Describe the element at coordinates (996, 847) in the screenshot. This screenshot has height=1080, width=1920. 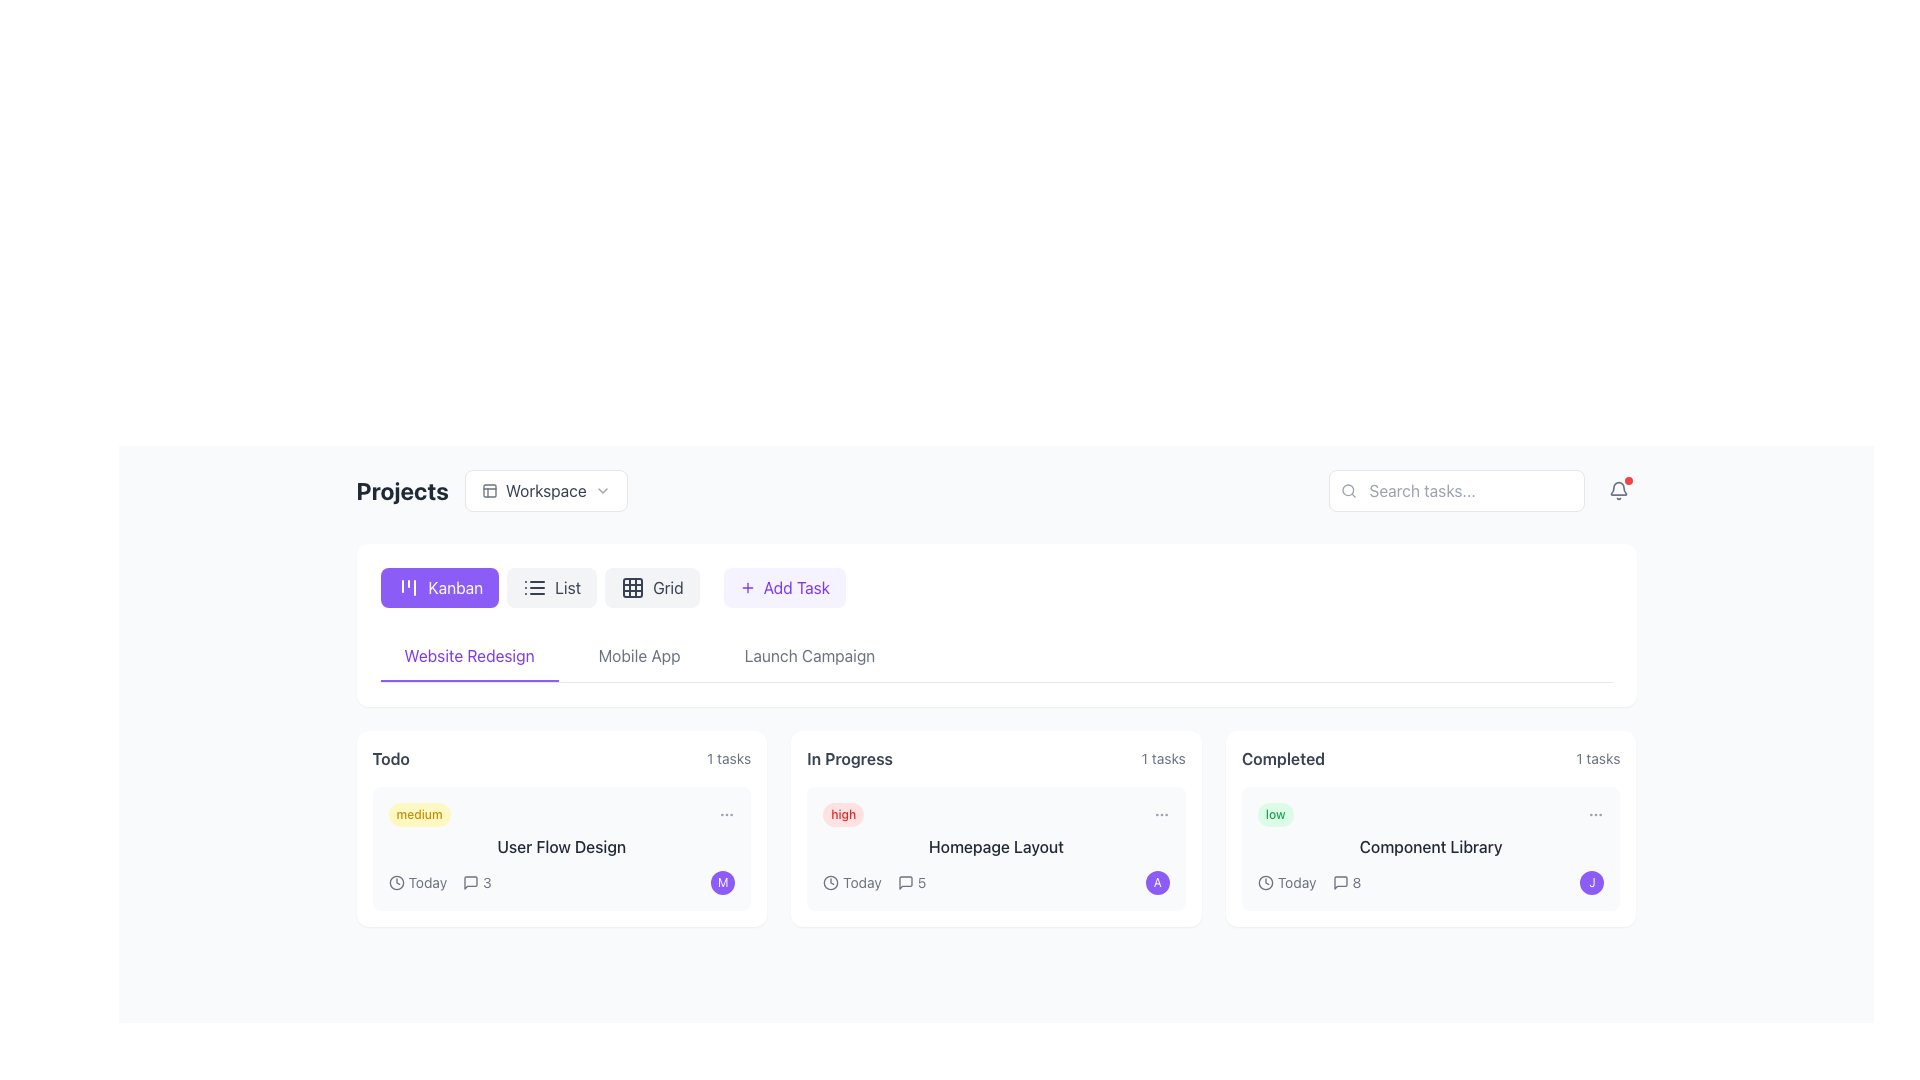
I see `the text label displaying 'Homepage Layout' located in the 'In Progress' column of the Kanban board, positioned centrally within its card interface` at that location.